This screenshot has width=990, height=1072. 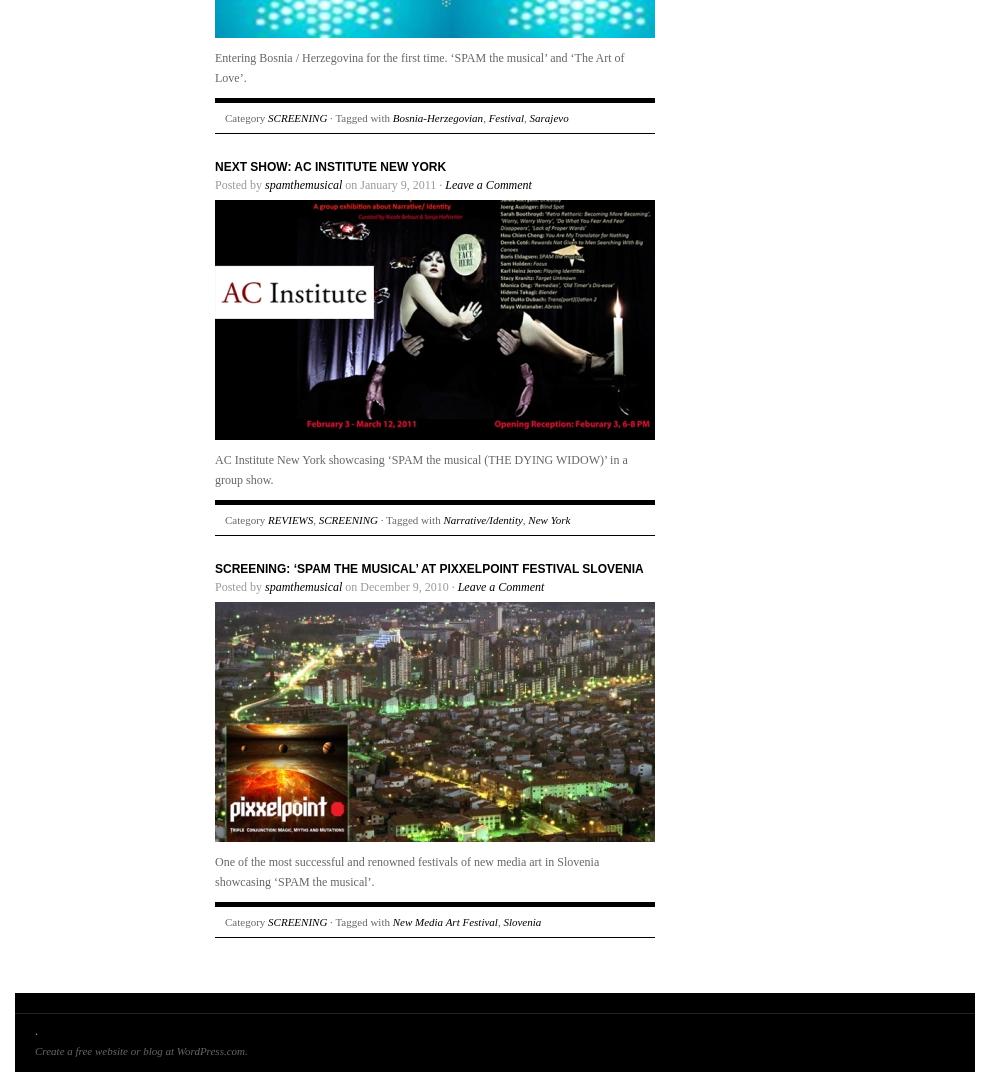 What do you see at coordinates (420, 468) in the screenshot?
I see `'AC Institute New York showcasing ‘SPAM the musical (THE DYING WIDOW)’ in a group show.'` at bounding box center [420, 468].